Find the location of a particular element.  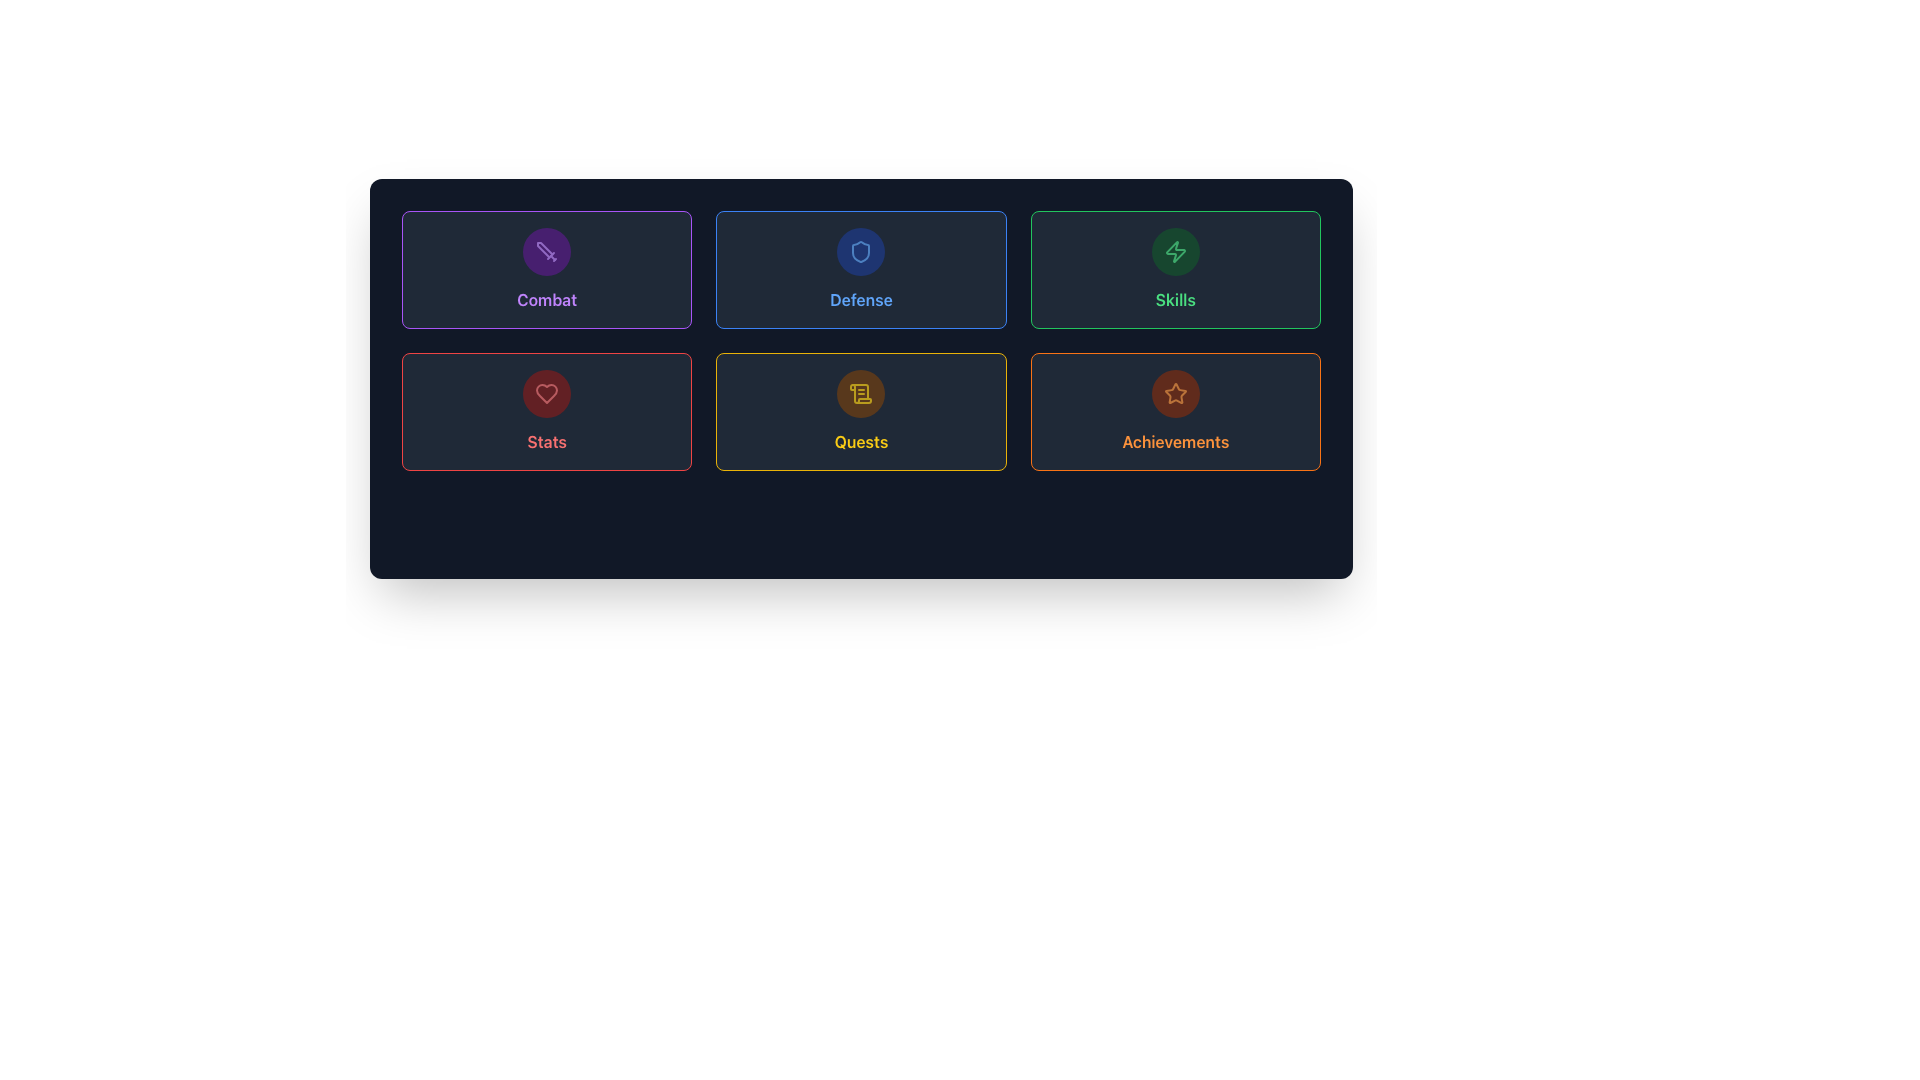

the decorative SVG polygon that enhances the visual representation of the 'Combat' category within the user interface is located at coordinates (545, 249).